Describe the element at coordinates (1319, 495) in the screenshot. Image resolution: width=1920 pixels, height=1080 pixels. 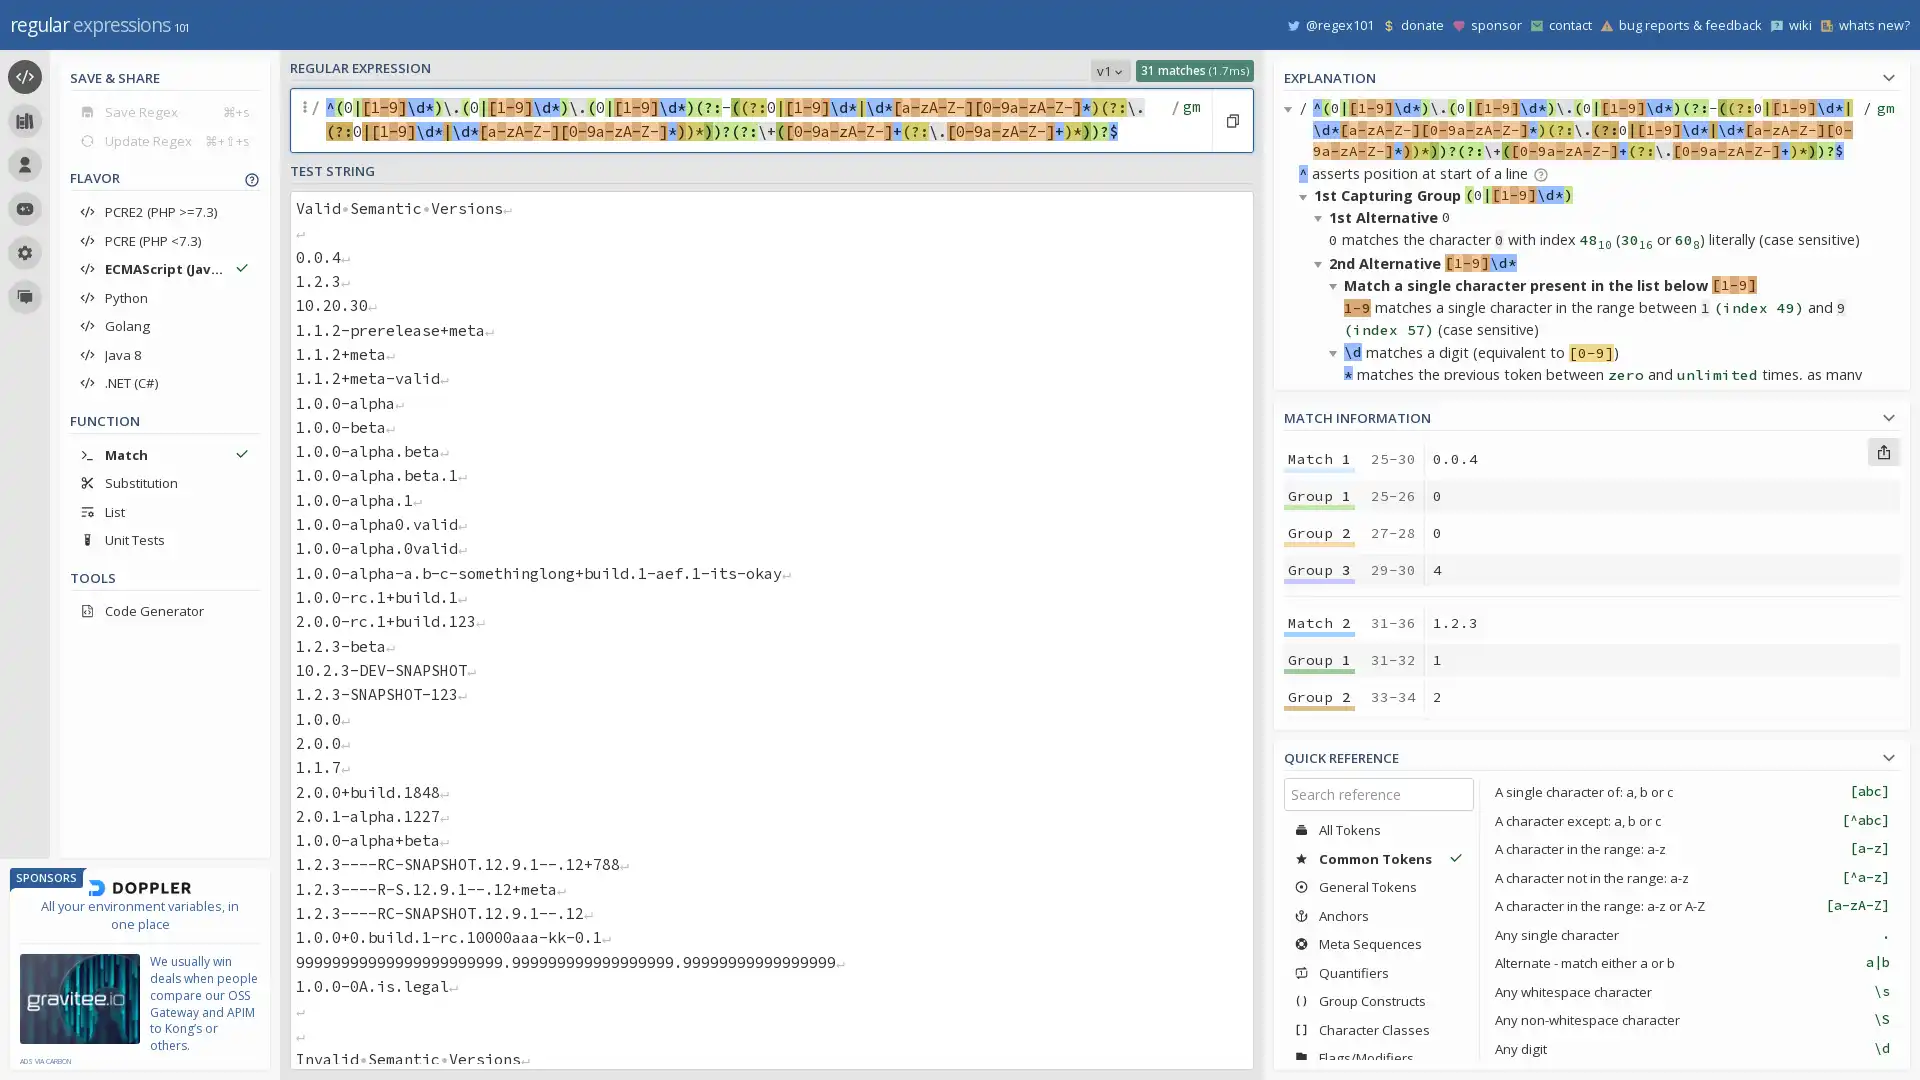
I see `Group 1` at that location.